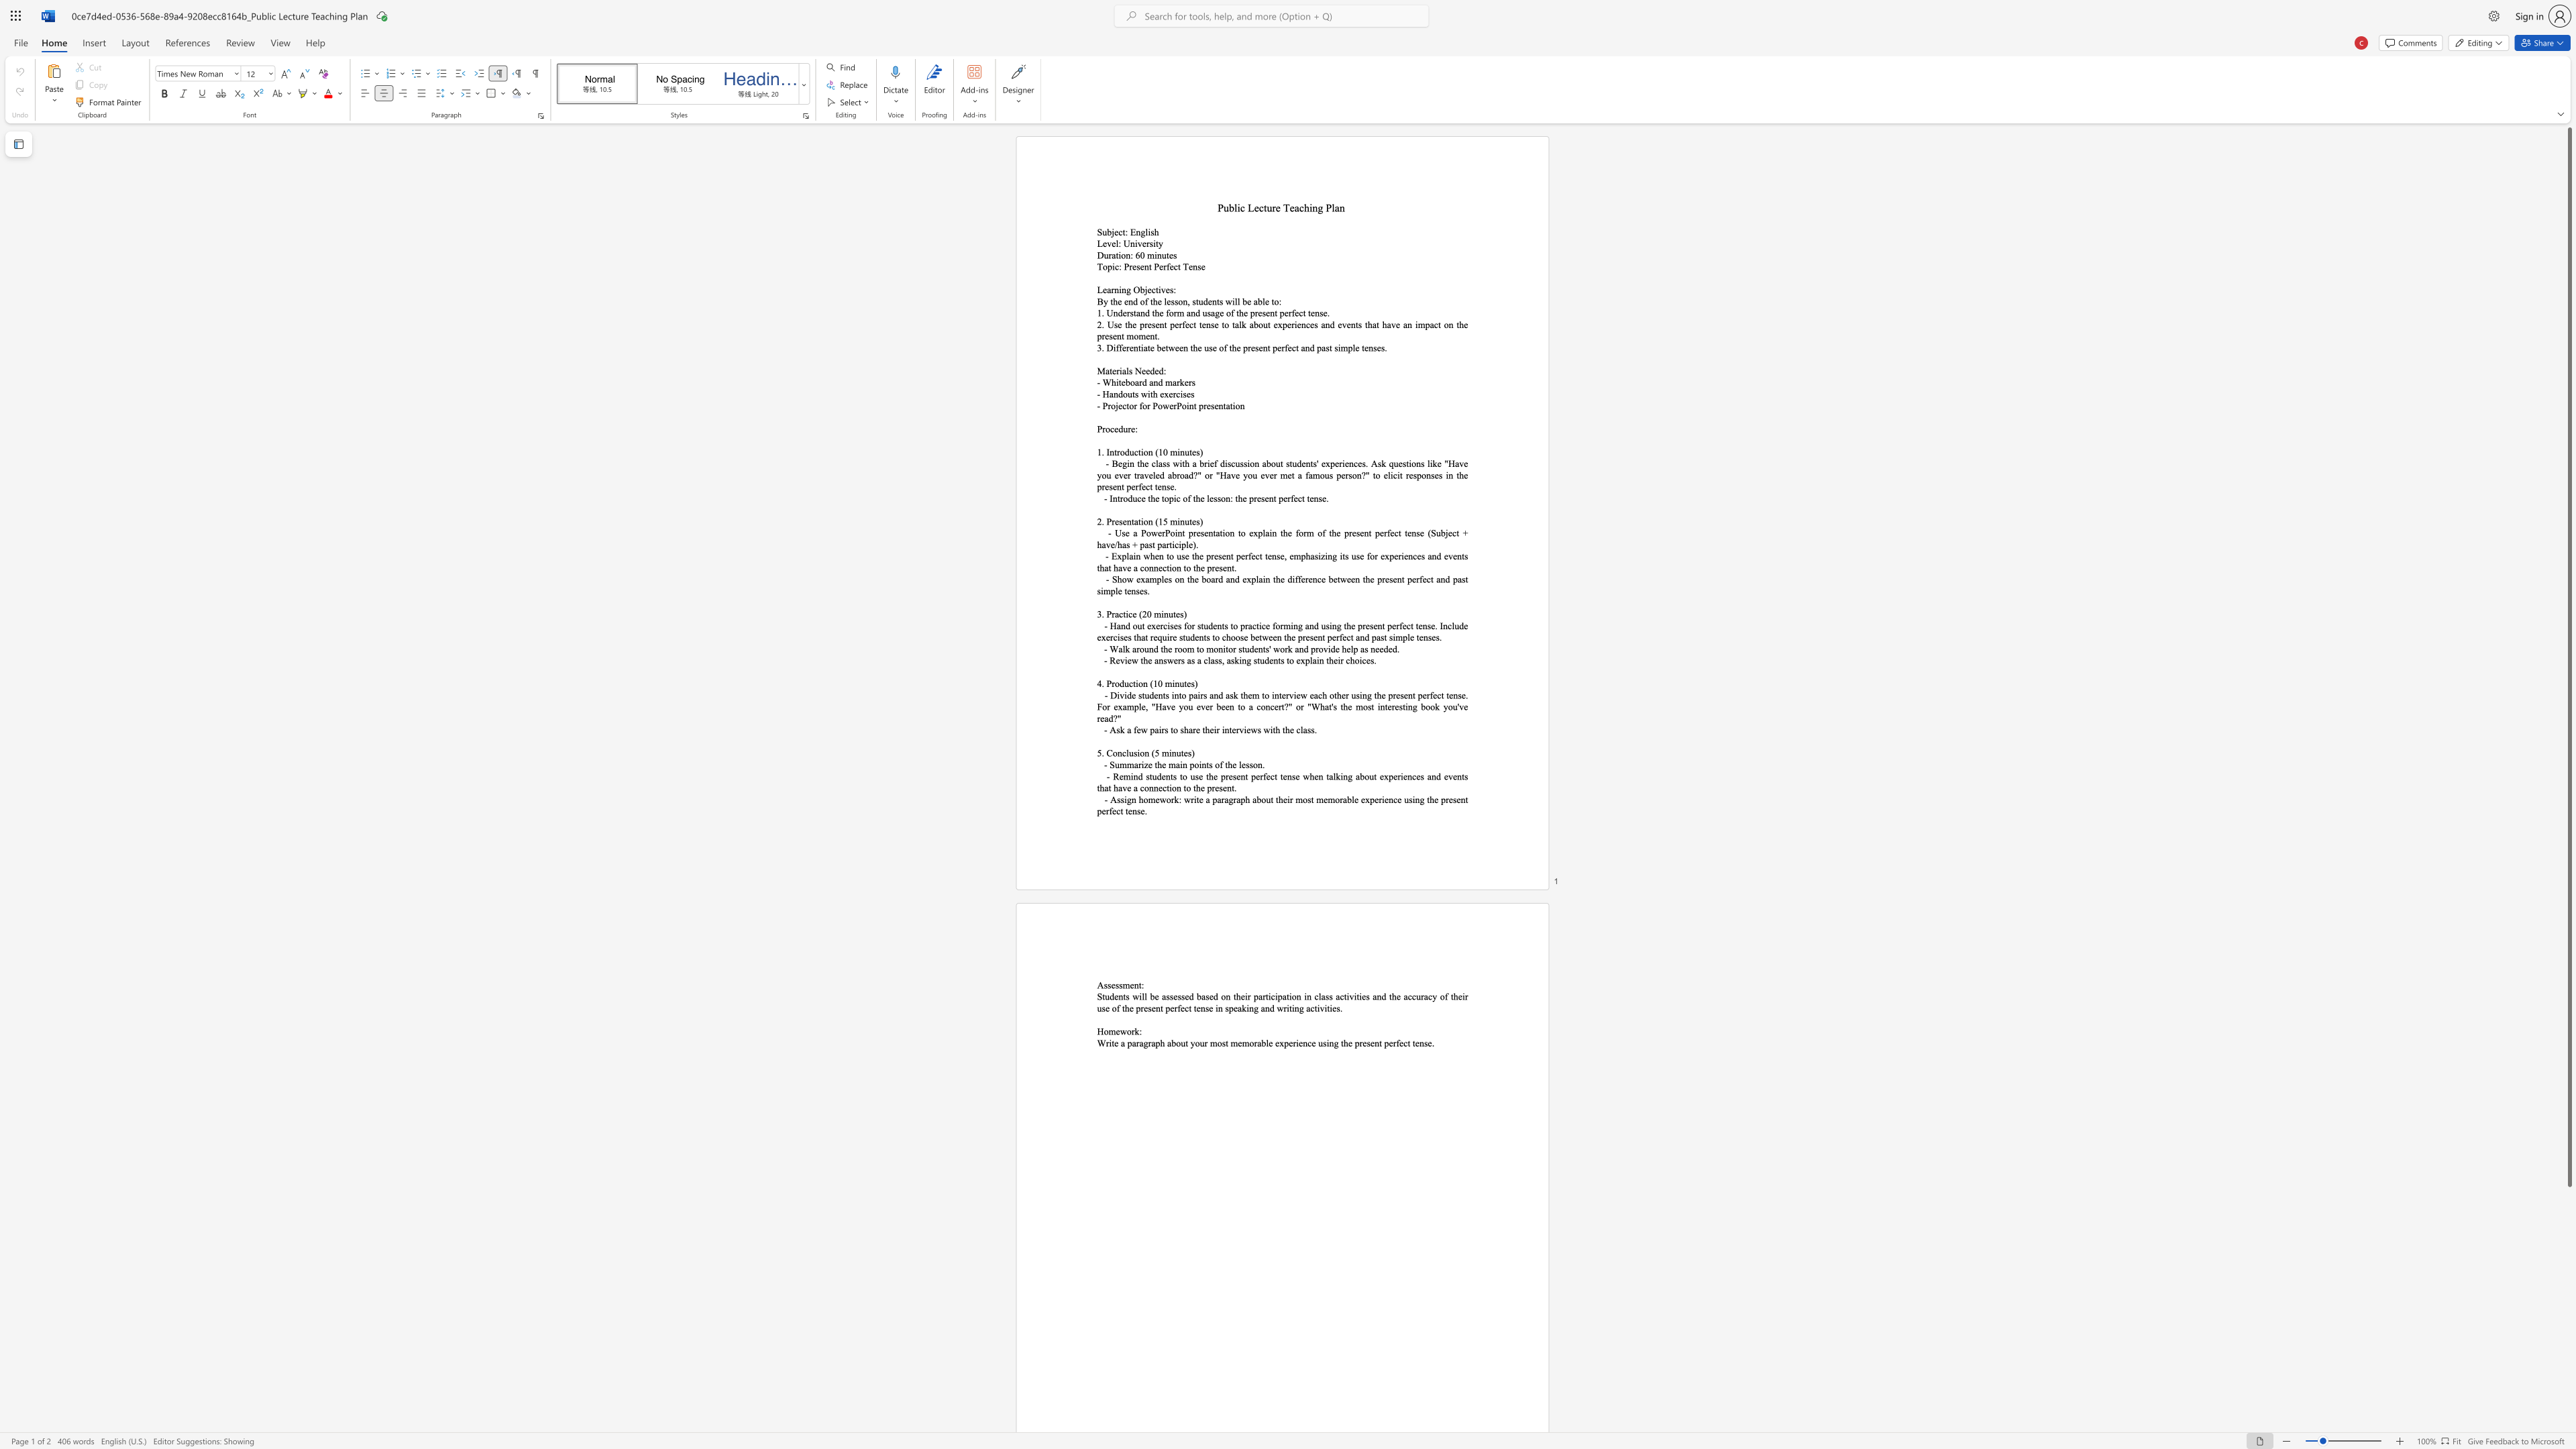 The image size is (2576, 1449). Describe the element at coordinates (1264, 207) in the screenshot. I see `the 1th character "t" in the text` at that location.